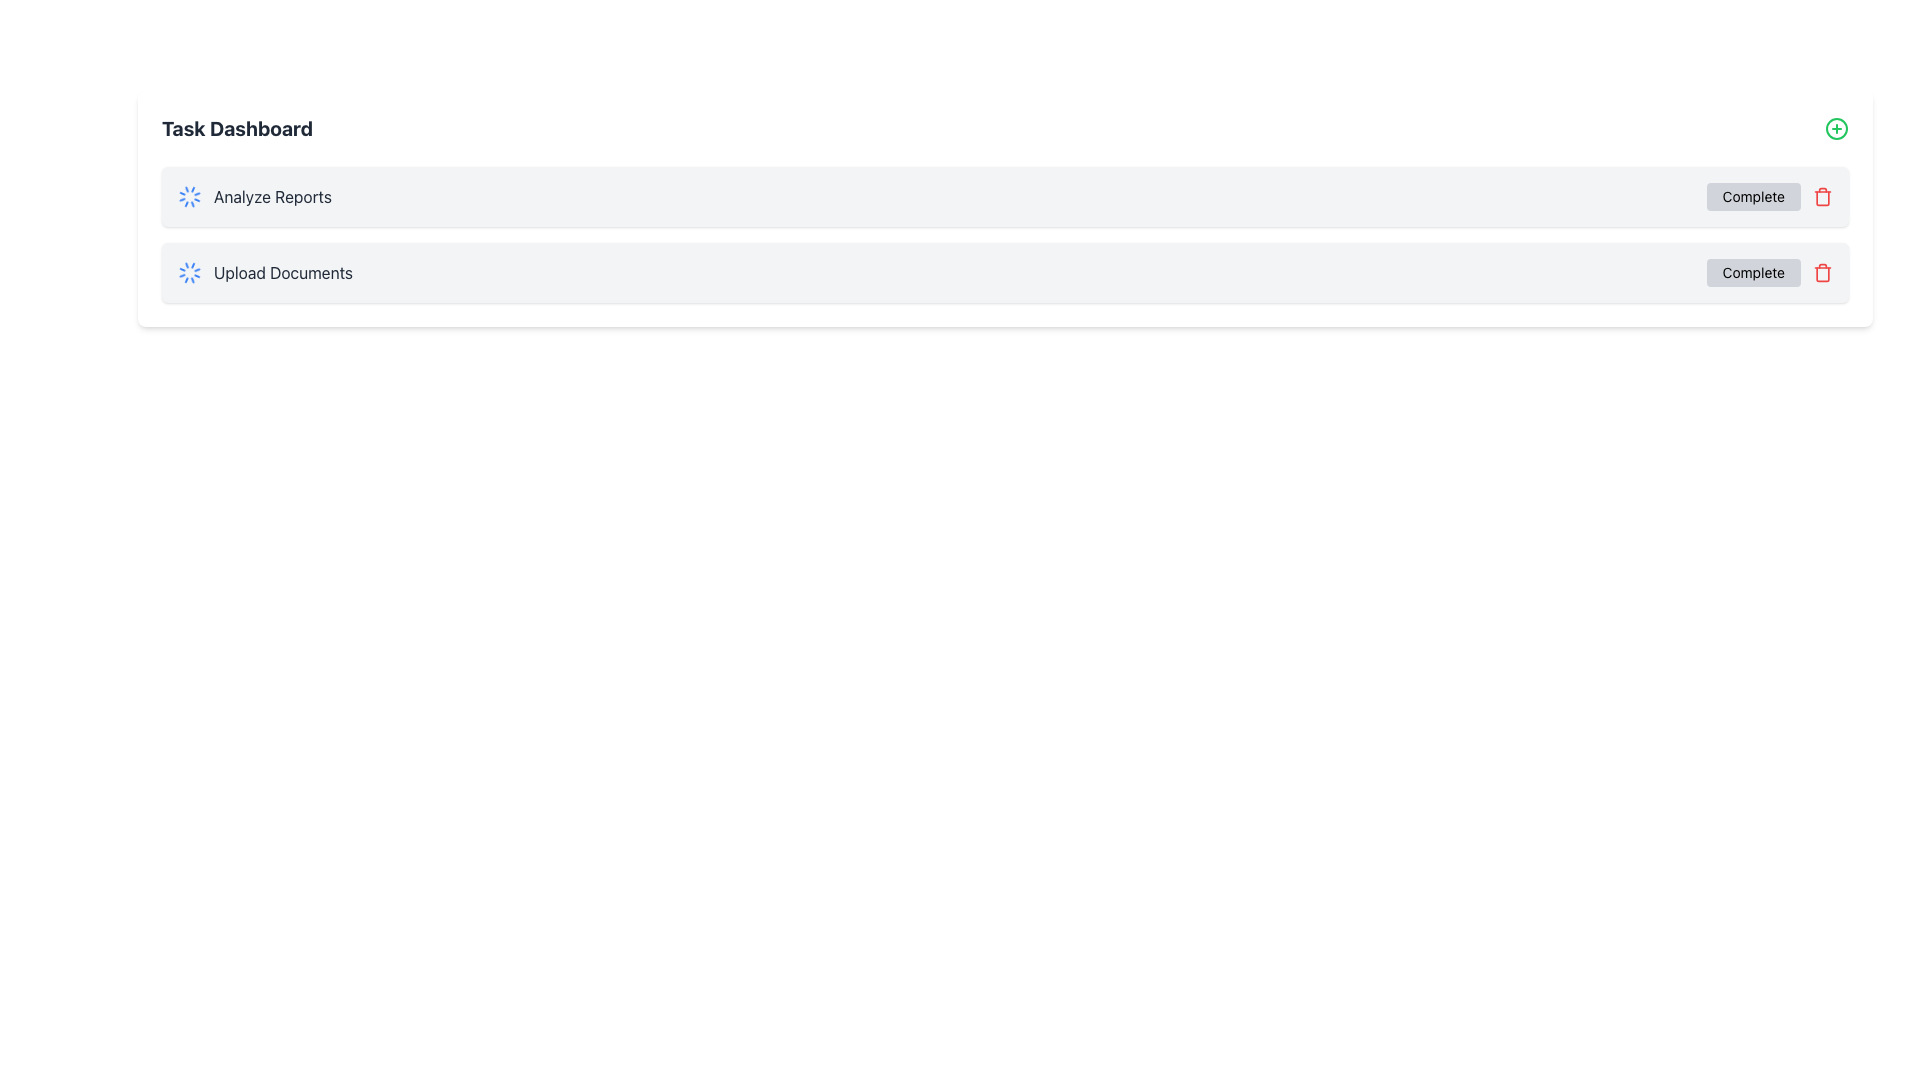 The image size is (1920, 1080). I want to click on the 'Analyze Reports' task element with an animated loader icon in the 'Task Dashboard', so click(253, 196).